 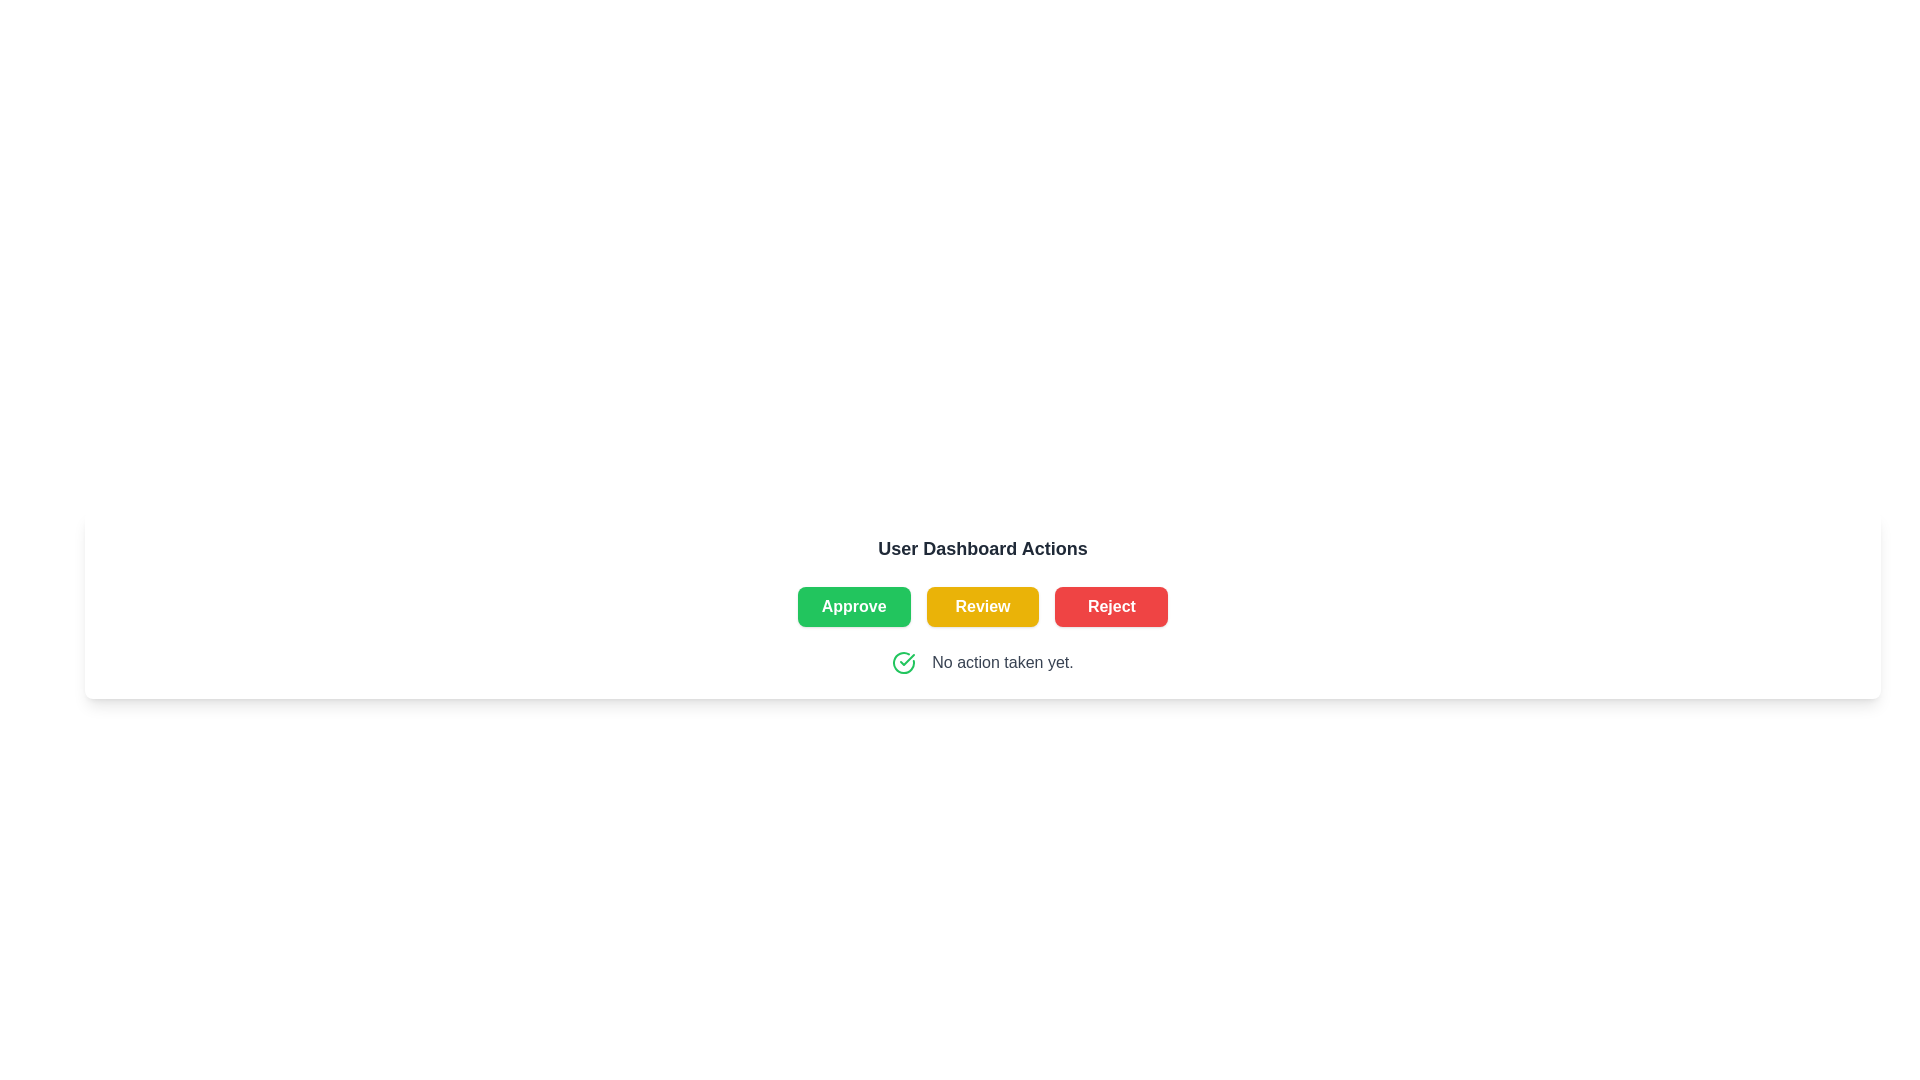 What do you see at coordinates (983, 605) in the screenshot?
I see `the middle button labeled 'Review'` at bounding box center [983, 605].